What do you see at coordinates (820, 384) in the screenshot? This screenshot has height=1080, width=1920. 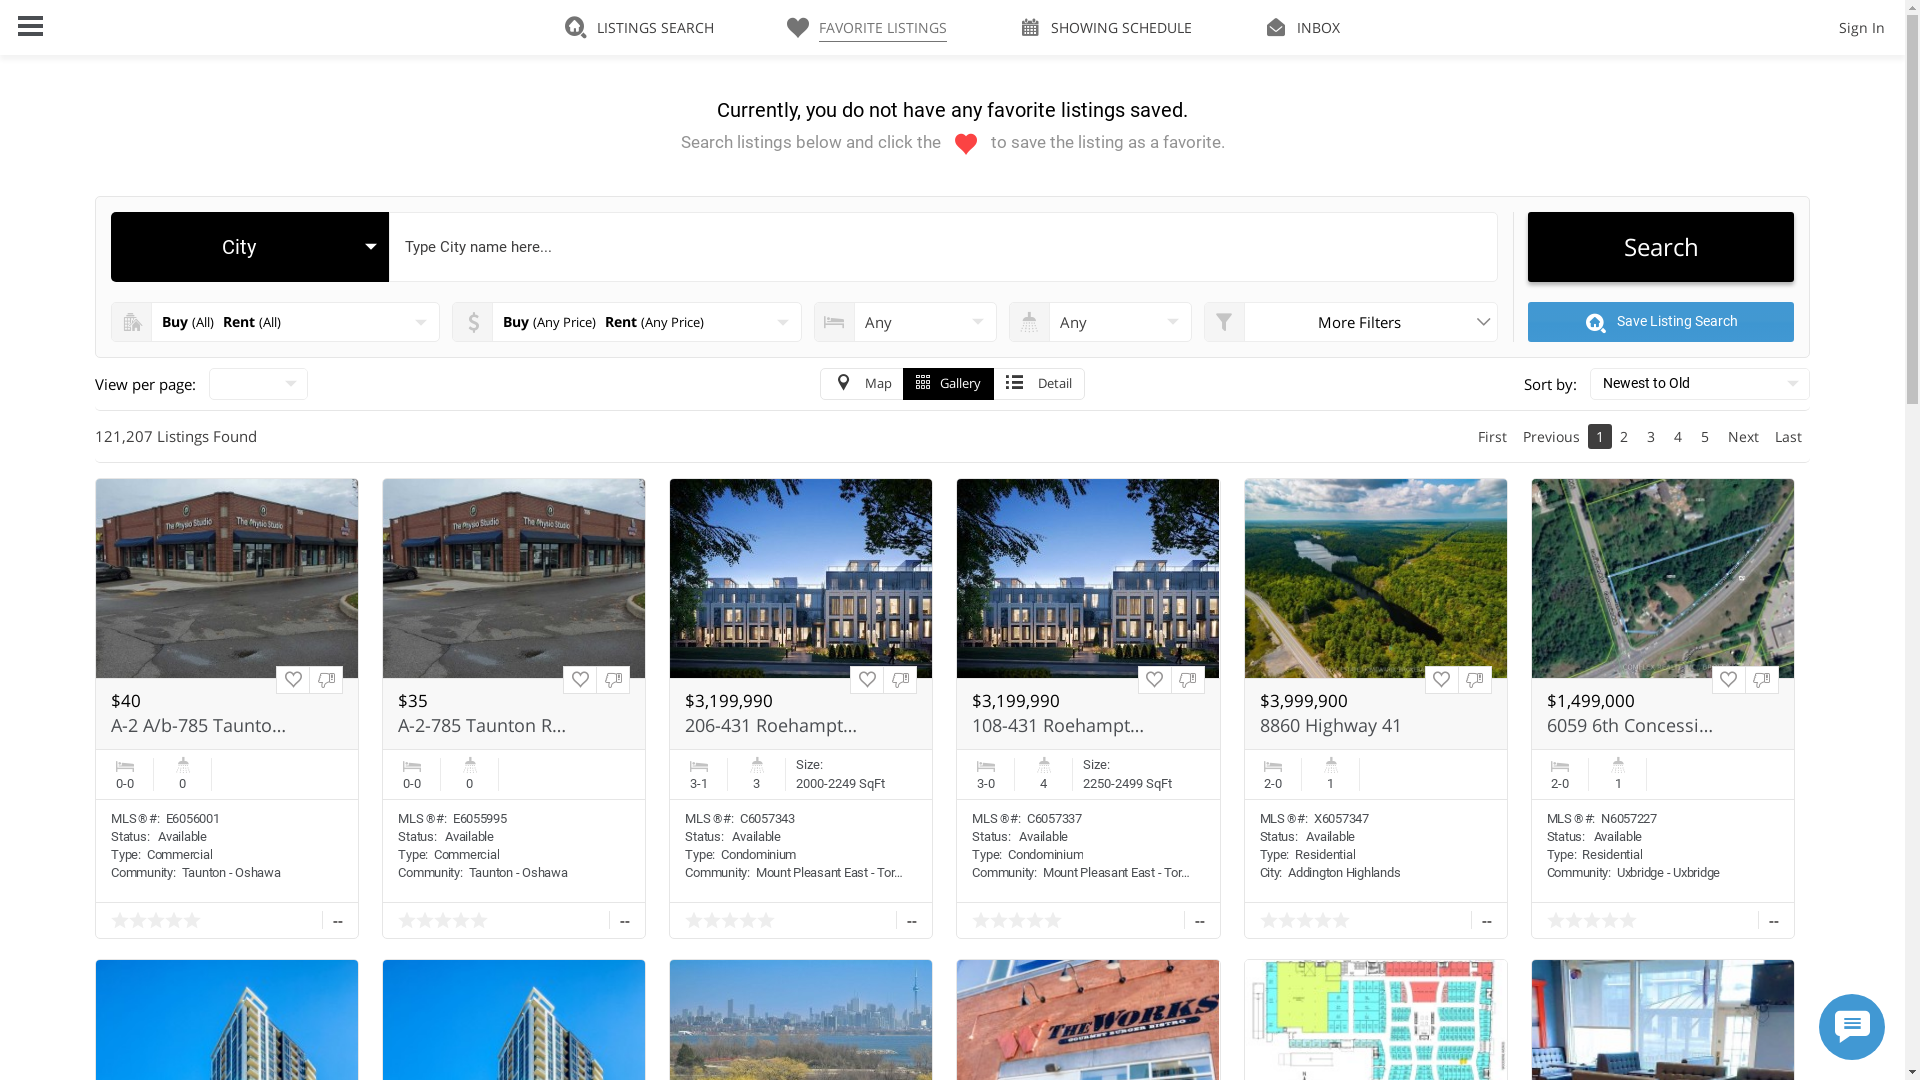 I see `'Map'` at bounding box center [820, 384].